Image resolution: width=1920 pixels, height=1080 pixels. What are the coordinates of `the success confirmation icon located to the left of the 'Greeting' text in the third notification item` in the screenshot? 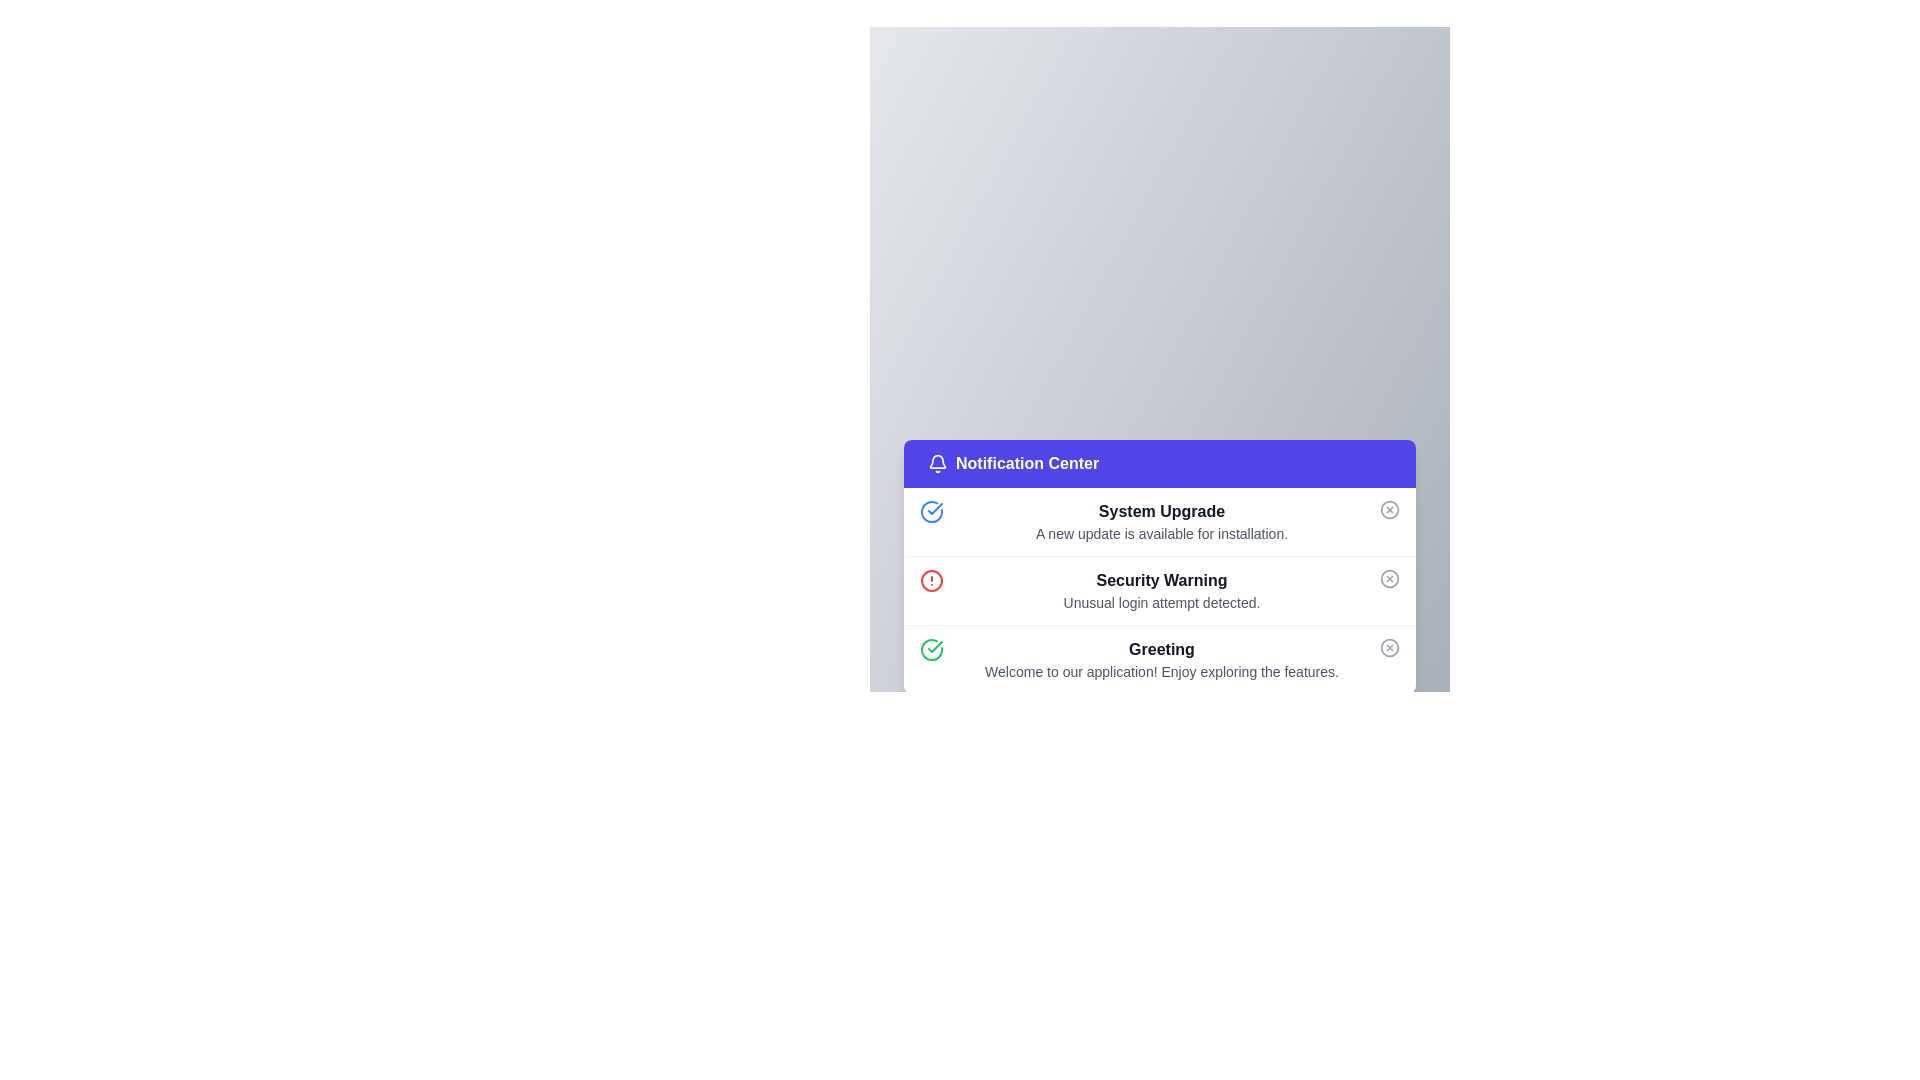 It's located at (930, 650).